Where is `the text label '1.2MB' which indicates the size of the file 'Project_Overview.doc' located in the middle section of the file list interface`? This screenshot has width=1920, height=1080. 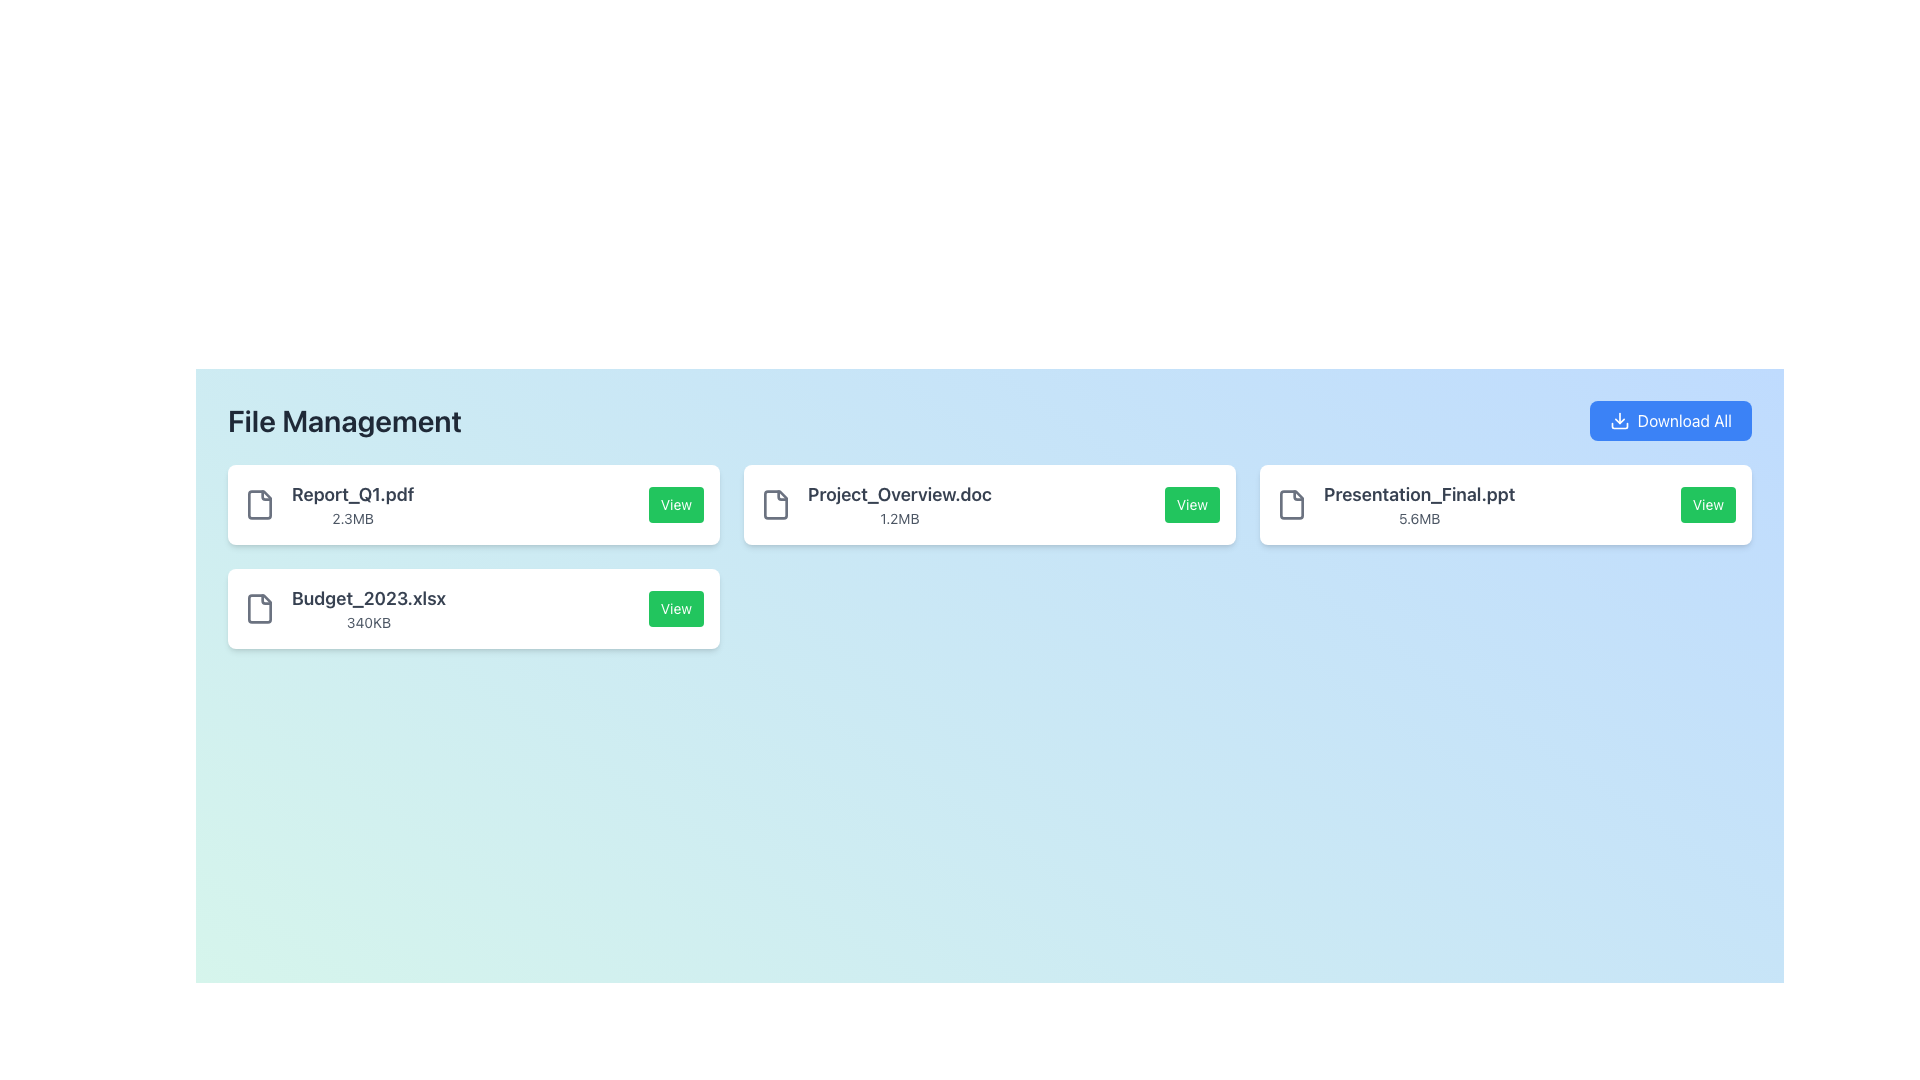
the text label '1.2MB' which indicates the size of the file 'Project_Overview.doc' located in the middle section of the file list interface is located at coordinates (898, 518).